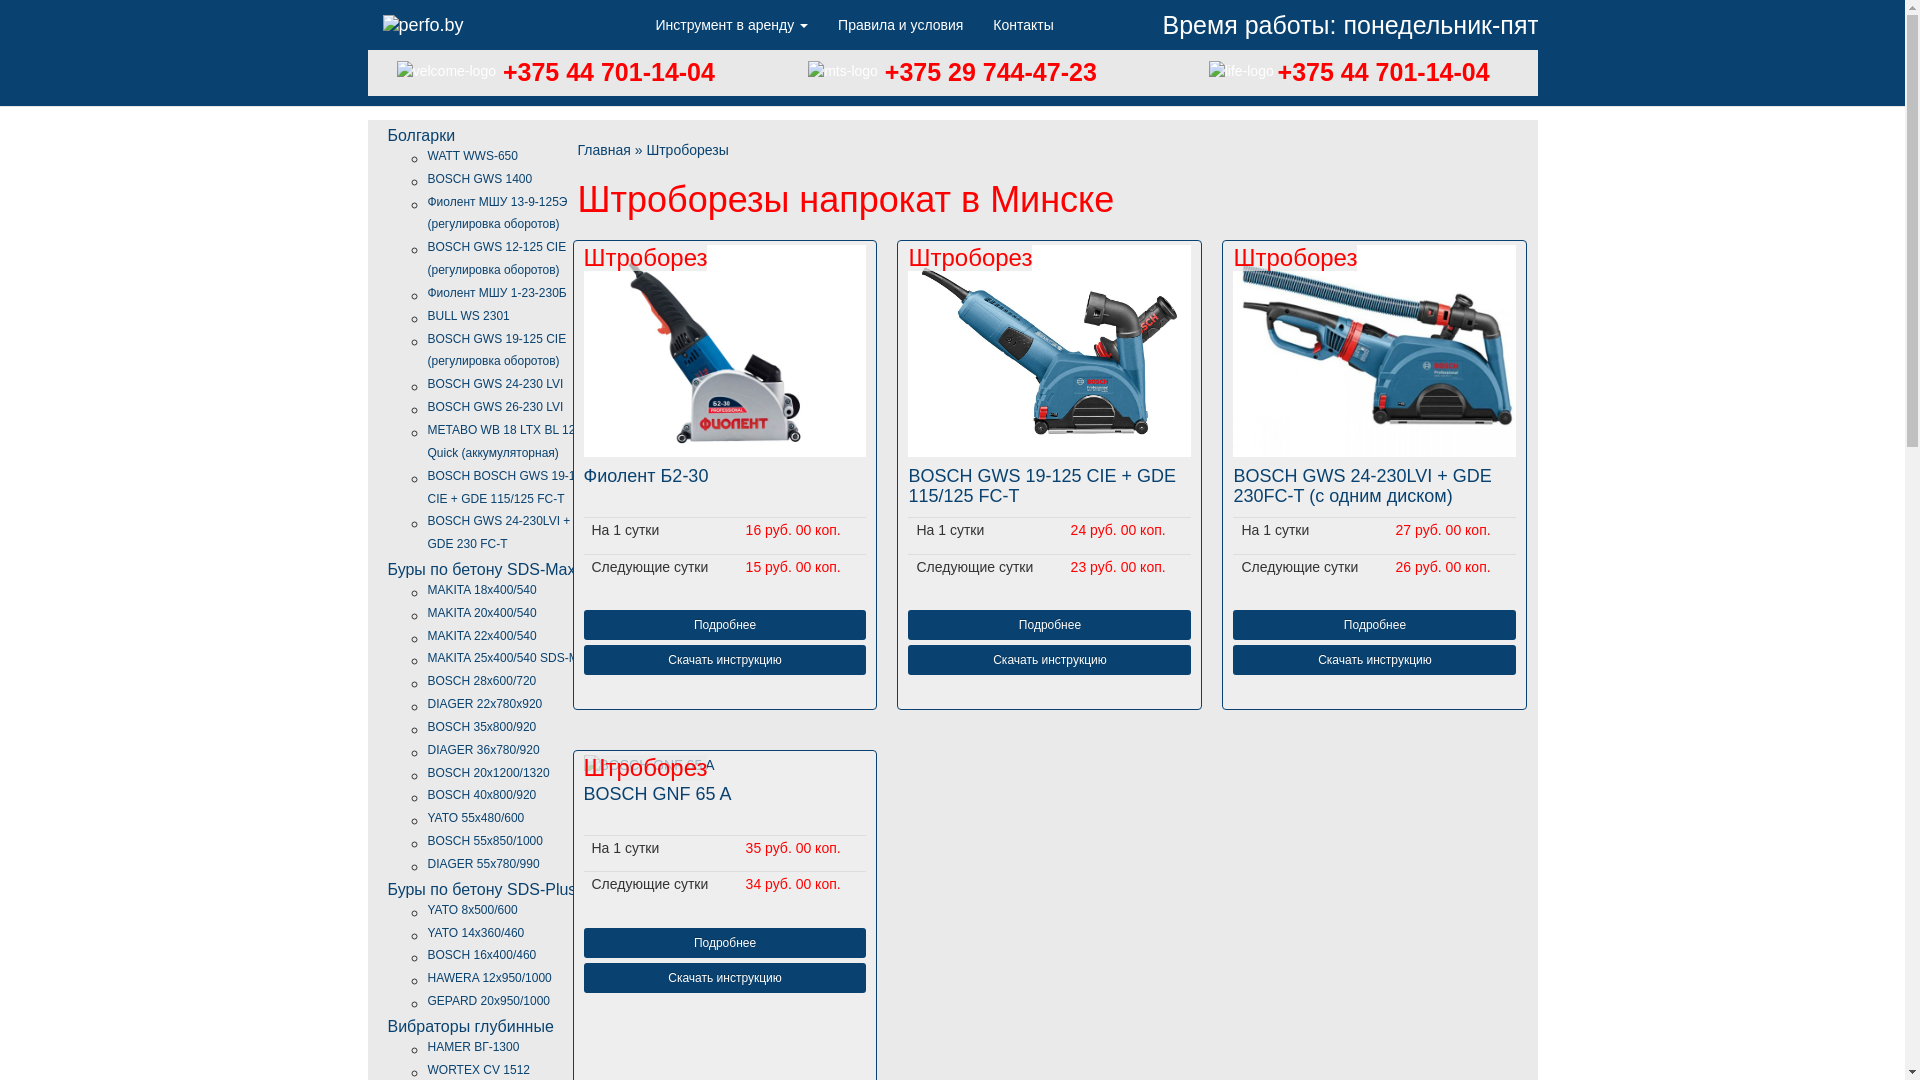  What do you see at coordinates (482, 589) in the screenshot?
I see `'MAKITA 18x400/540'` at bounding box center [482, 589].